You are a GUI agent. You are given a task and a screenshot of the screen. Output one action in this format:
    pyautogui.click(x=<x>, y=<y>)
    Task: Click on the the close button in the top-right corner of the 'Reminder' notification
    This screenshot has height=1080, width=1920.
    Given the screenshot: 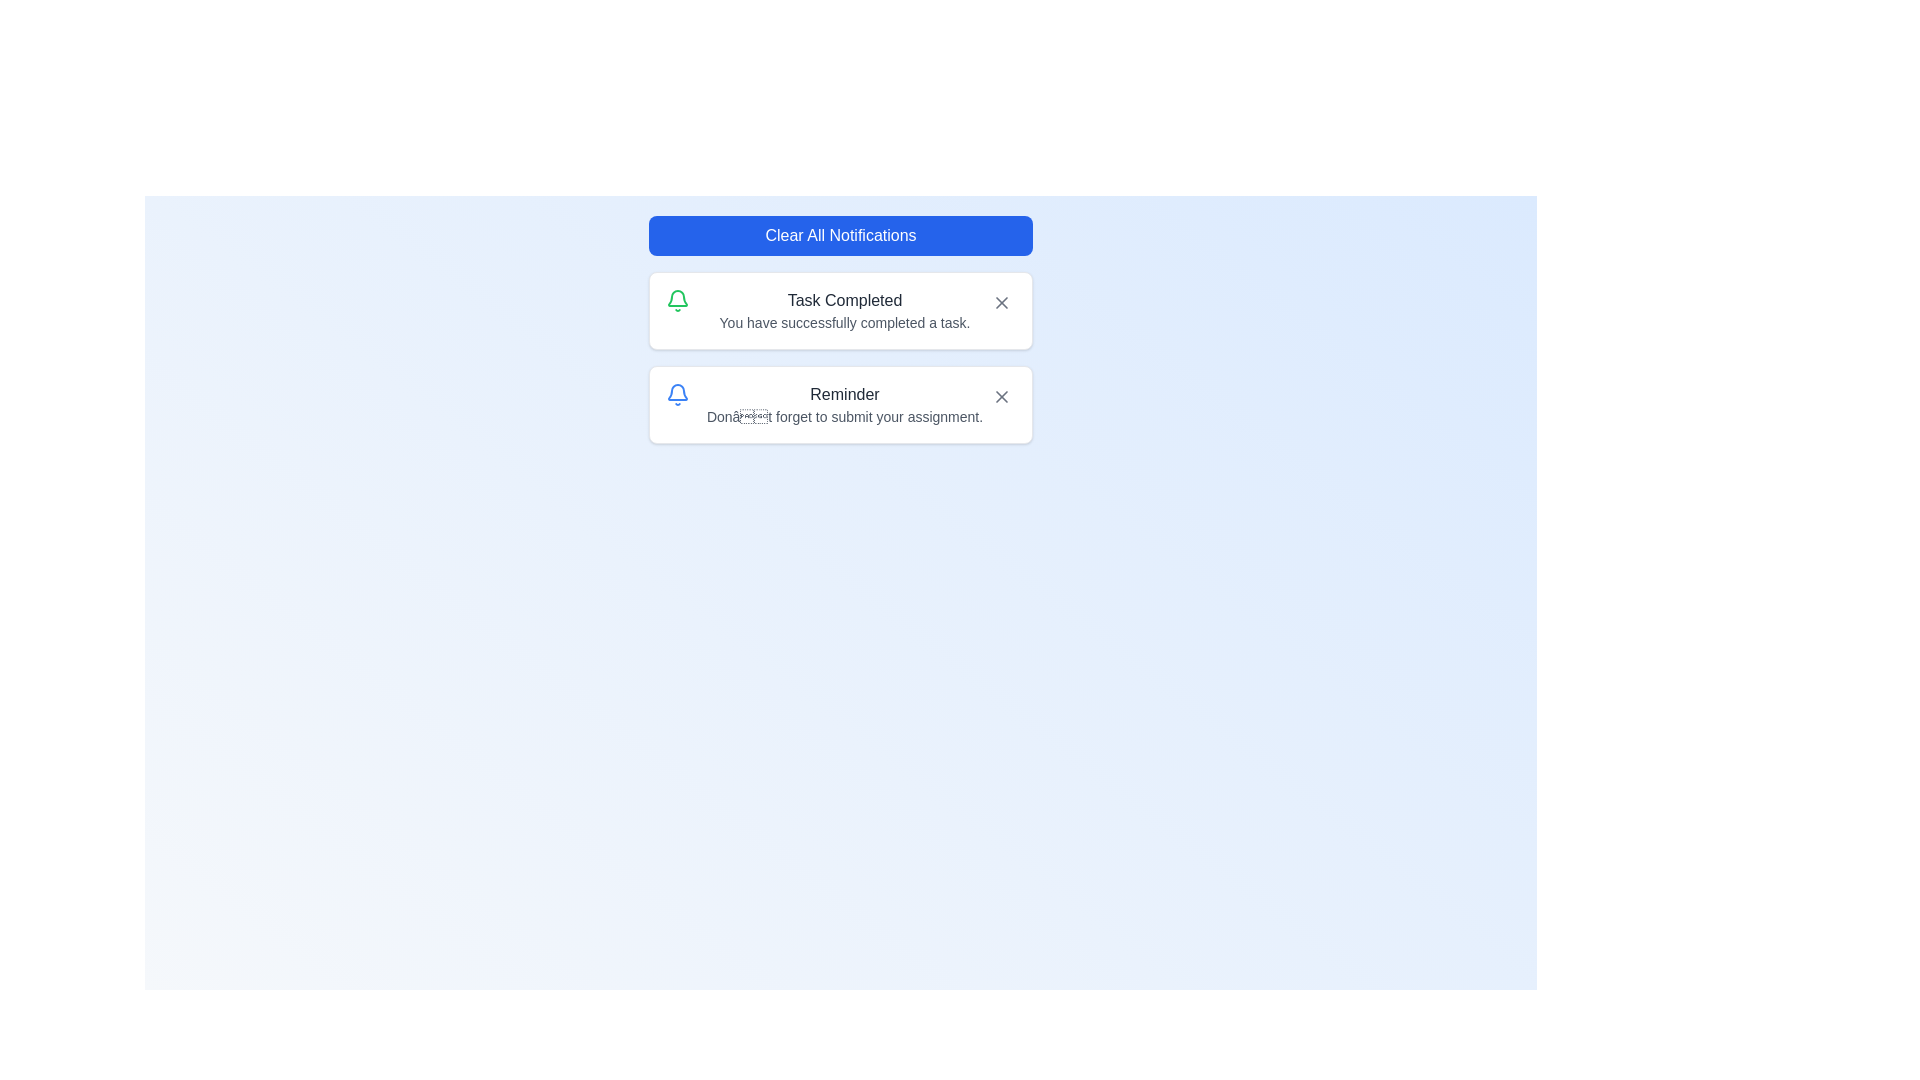 What is the action you would take?
    pyautogui.click(x=1002, y=397)
    